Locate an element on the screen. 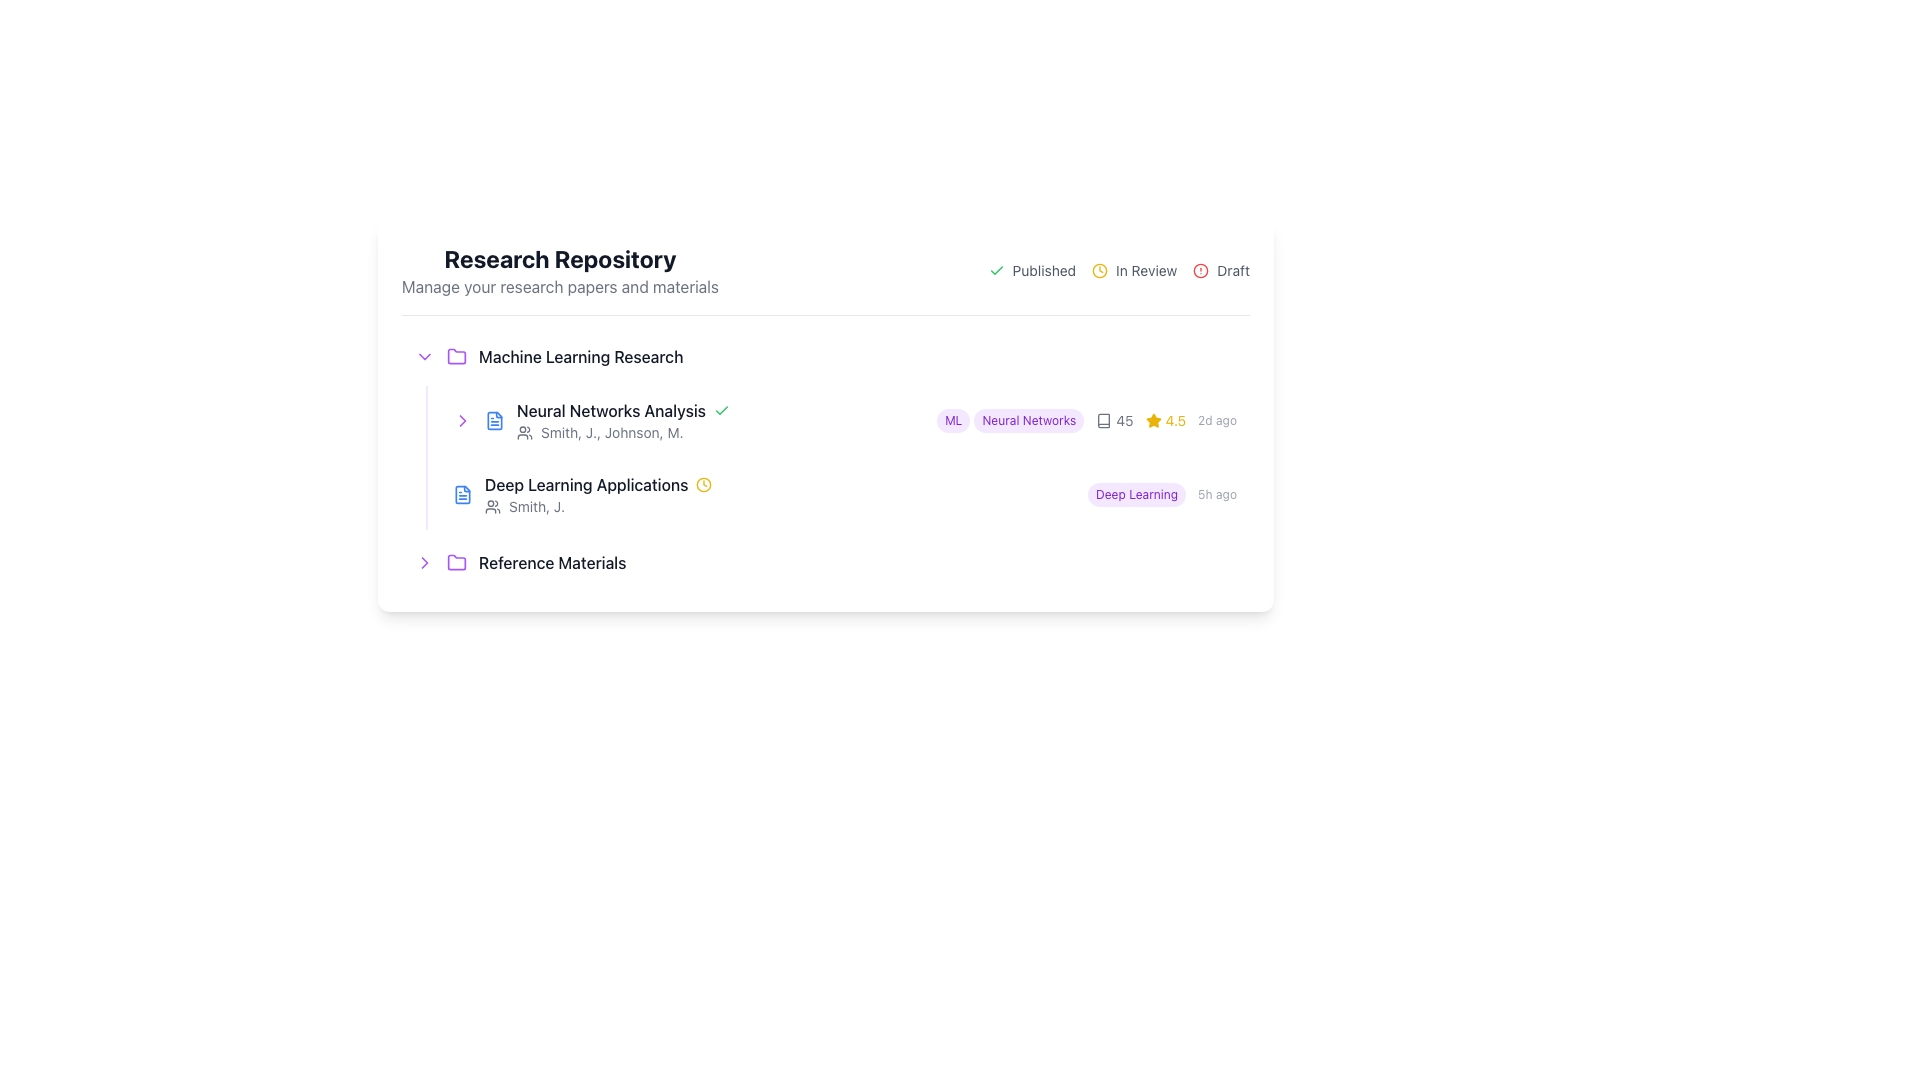 This screenshot has width=1920, height=1080. the textual component displaying authors or contributors related to 'Neural Networks Analysis', located directly below the main title in the 'Machine Learning Research' category is located at coordinates (720, 431).